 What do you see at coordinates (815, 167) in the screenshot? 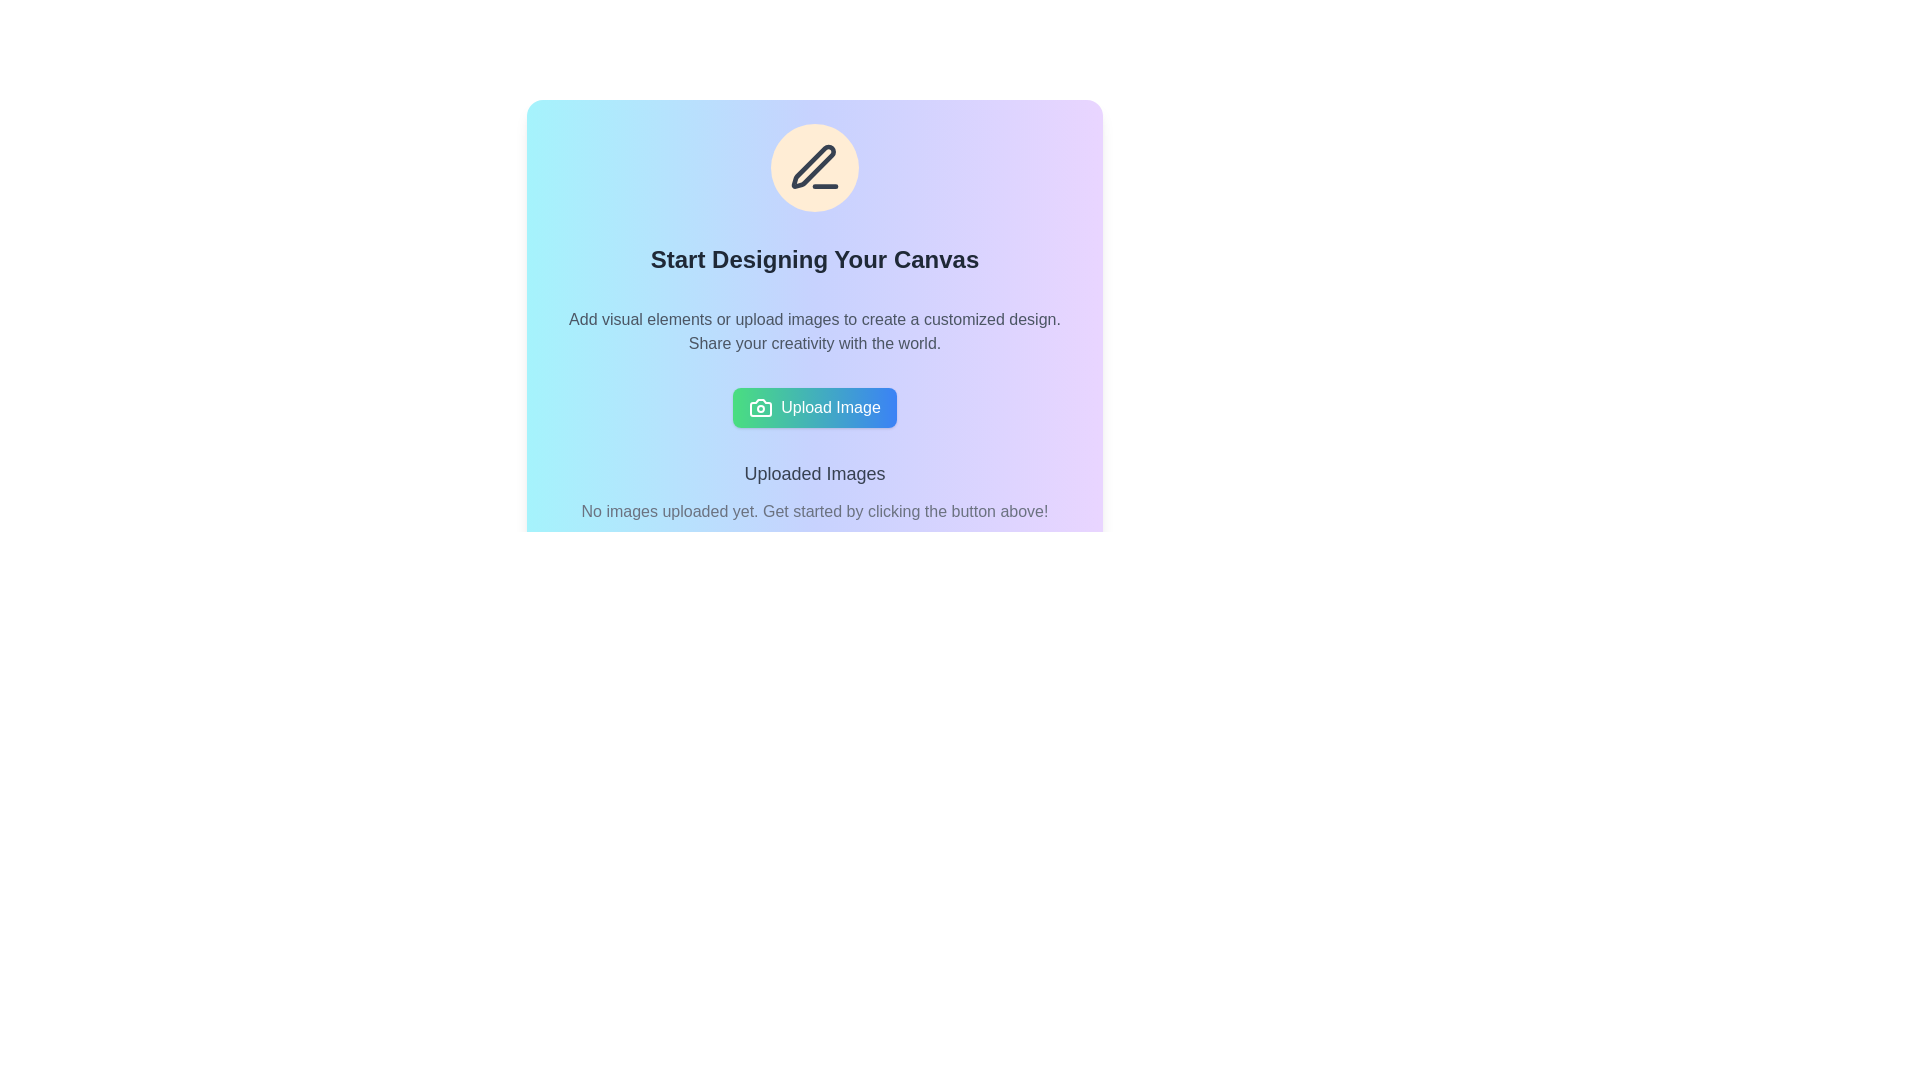
I see `the central editing icon within the orange circular design located at the top center of the main interface panel` at bounding box center [815, 167].